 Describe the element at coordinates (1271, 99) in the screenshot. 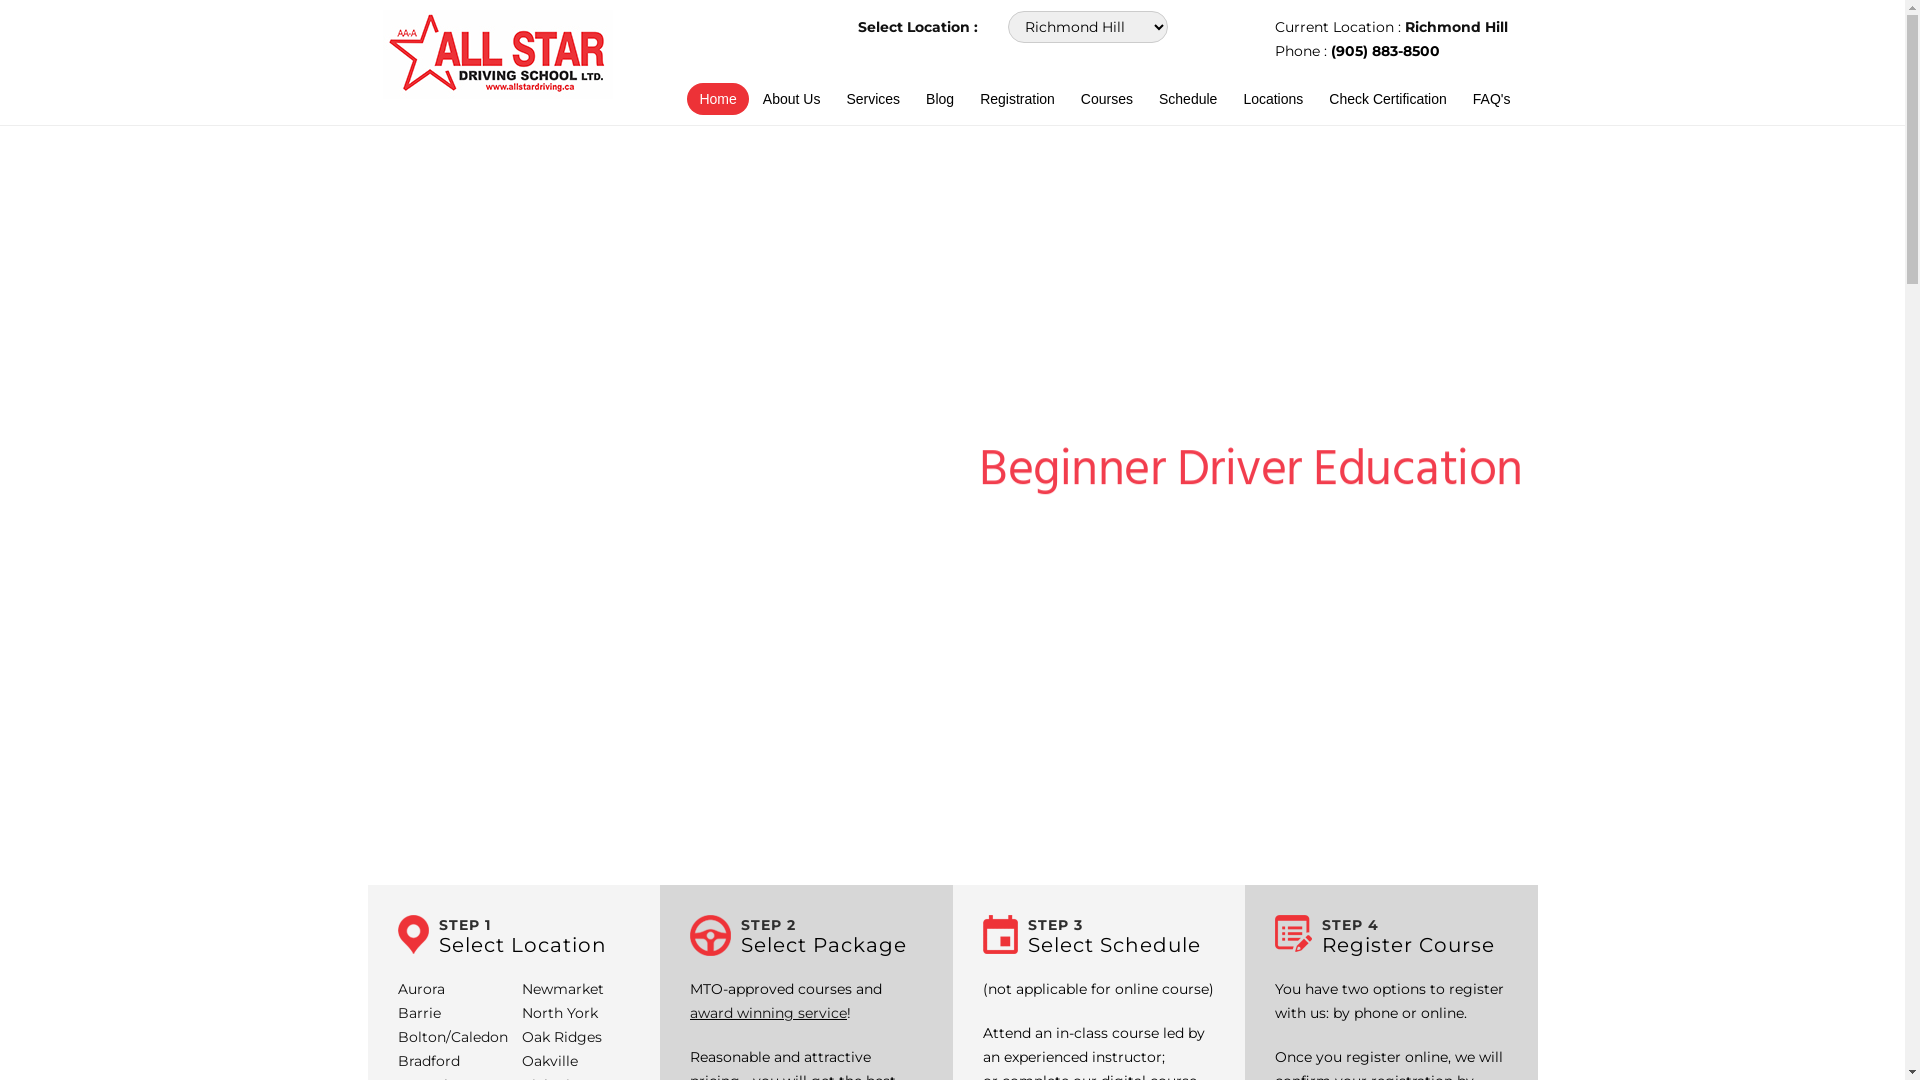

I see `'Locations'` at that location.